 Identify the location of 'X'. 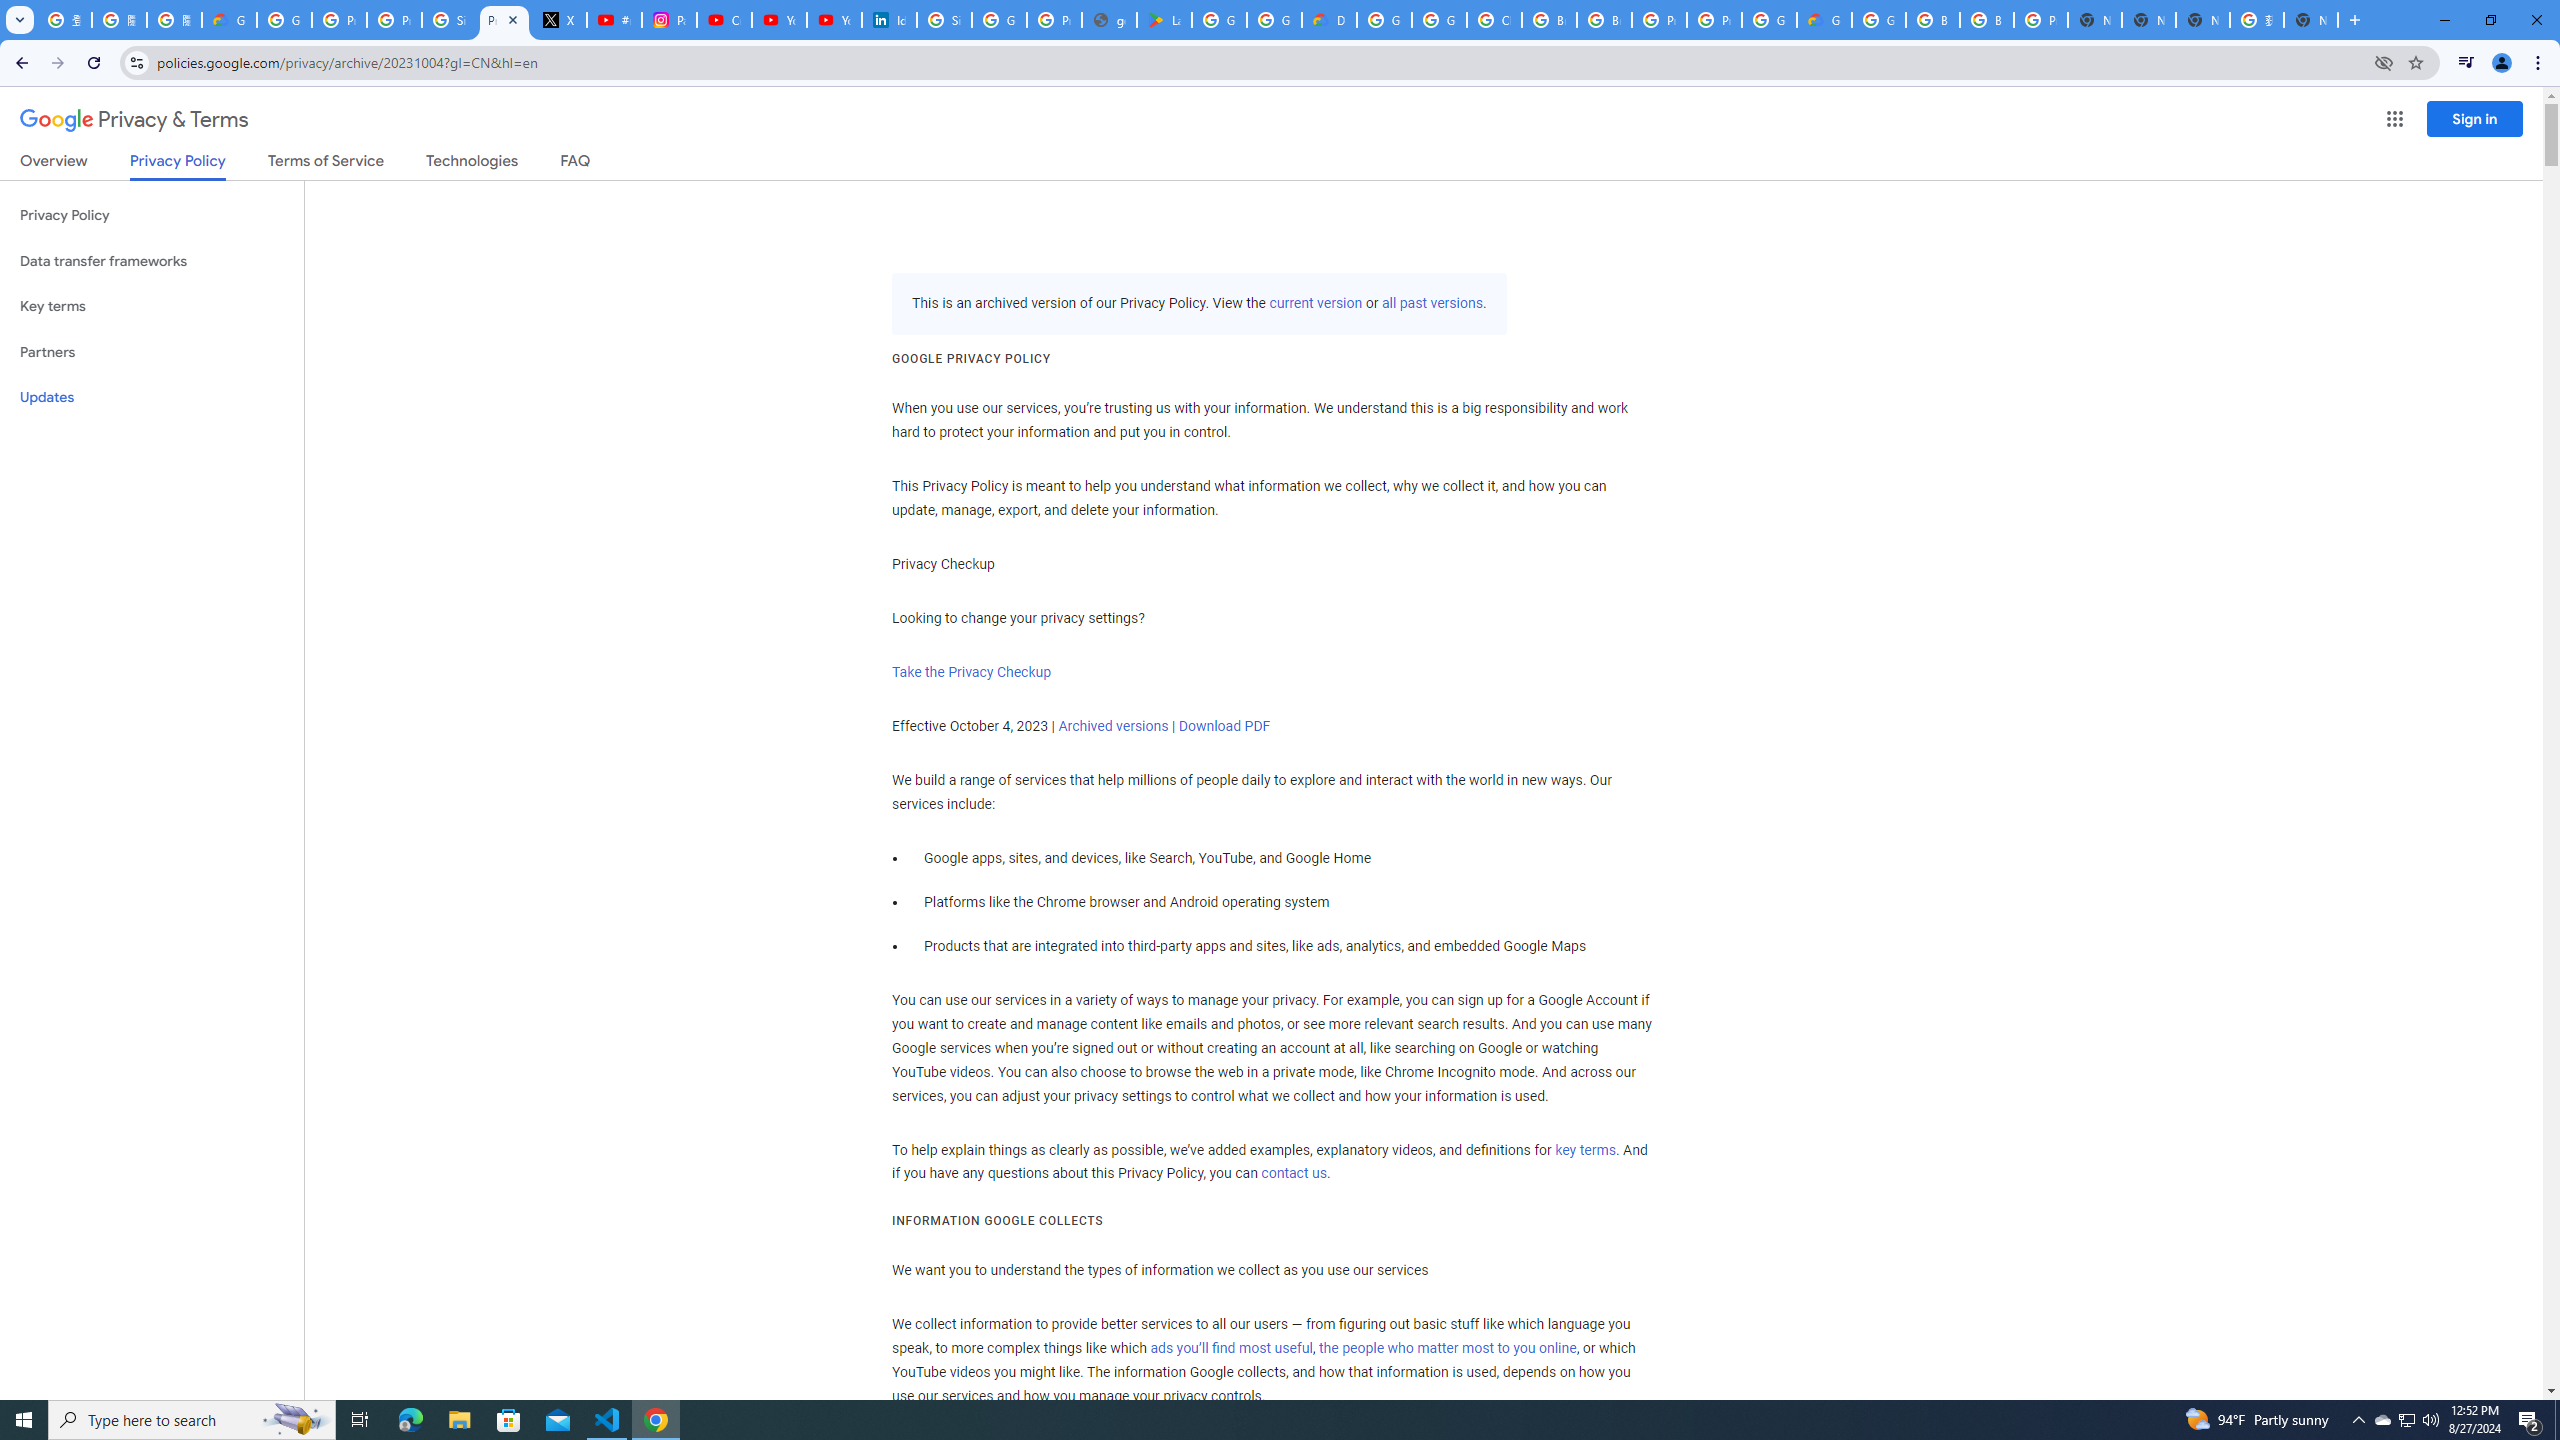
(558, 19).